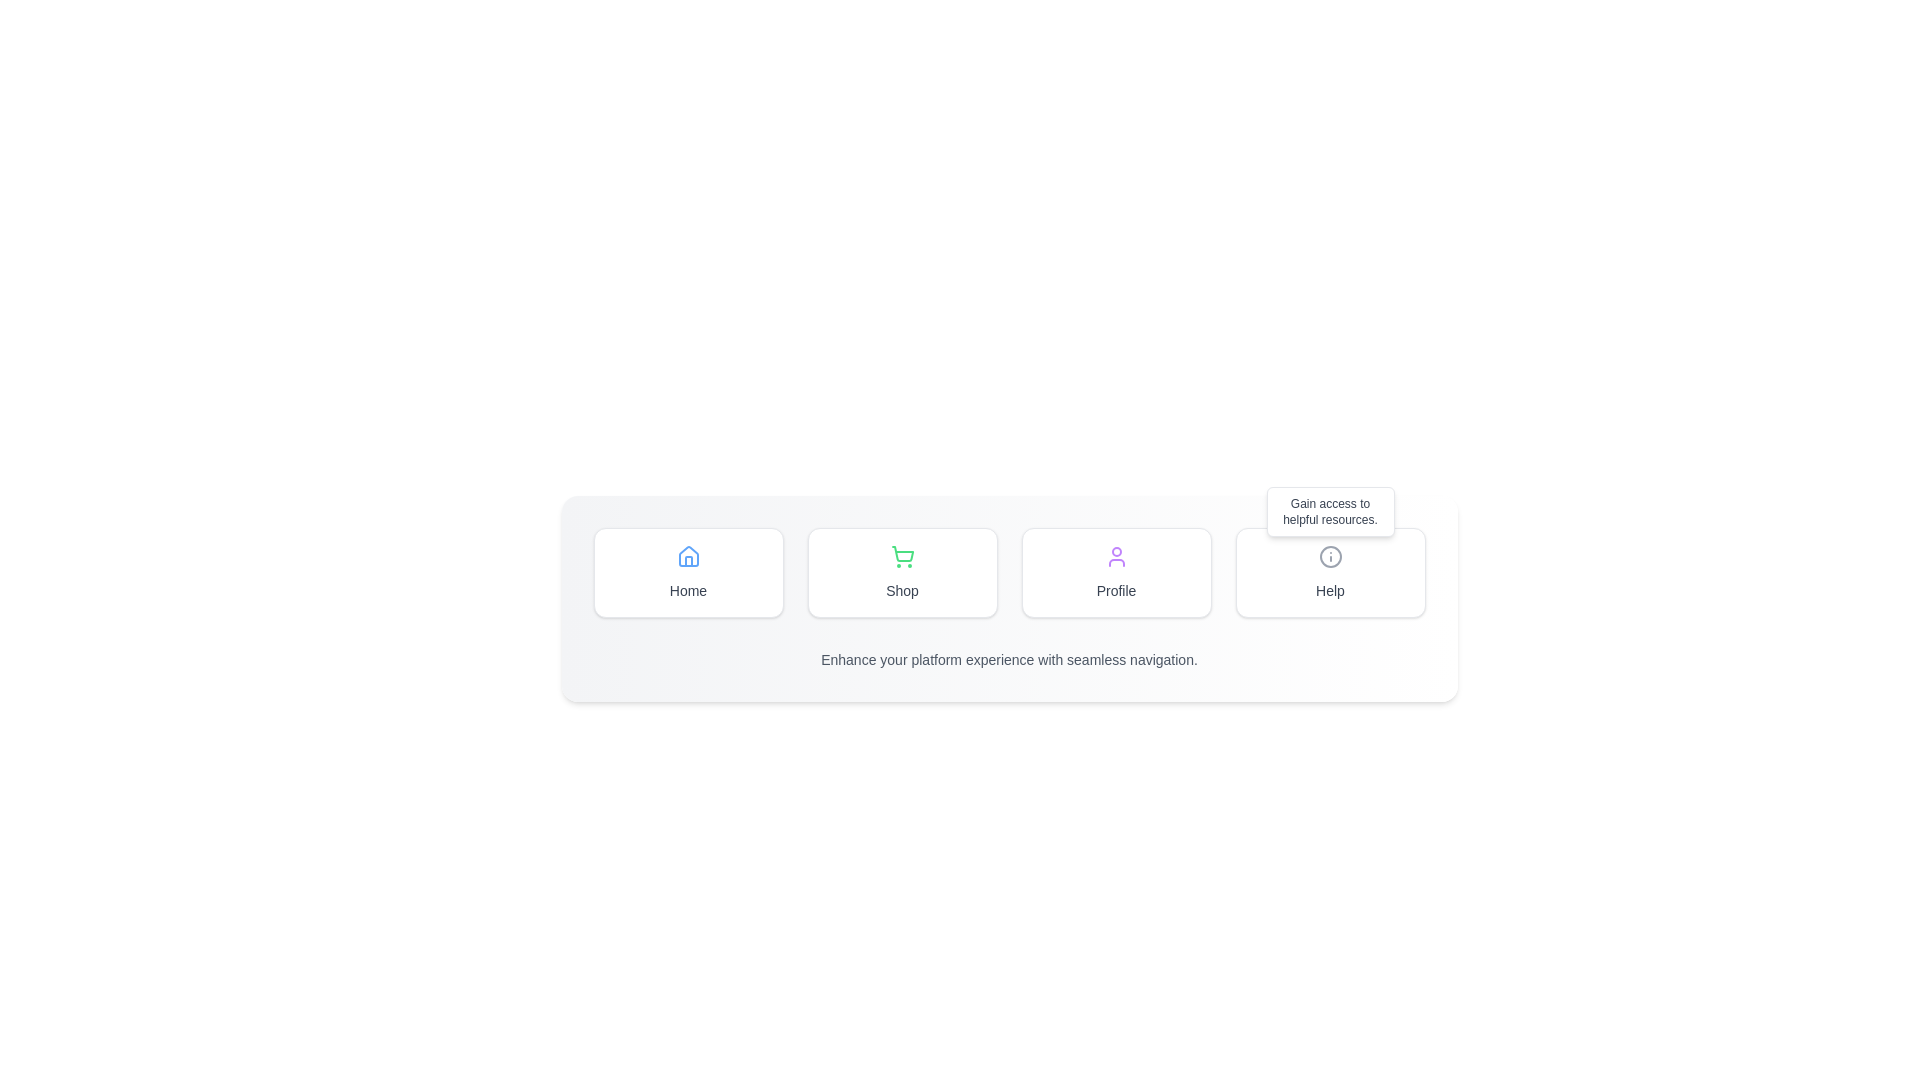  Describe the element at coordinates (1009, 659) in the screenshot. I see `descriptive or motivational text label located below the navigation panel, which informs users about an enhanced platform experience` at that location.